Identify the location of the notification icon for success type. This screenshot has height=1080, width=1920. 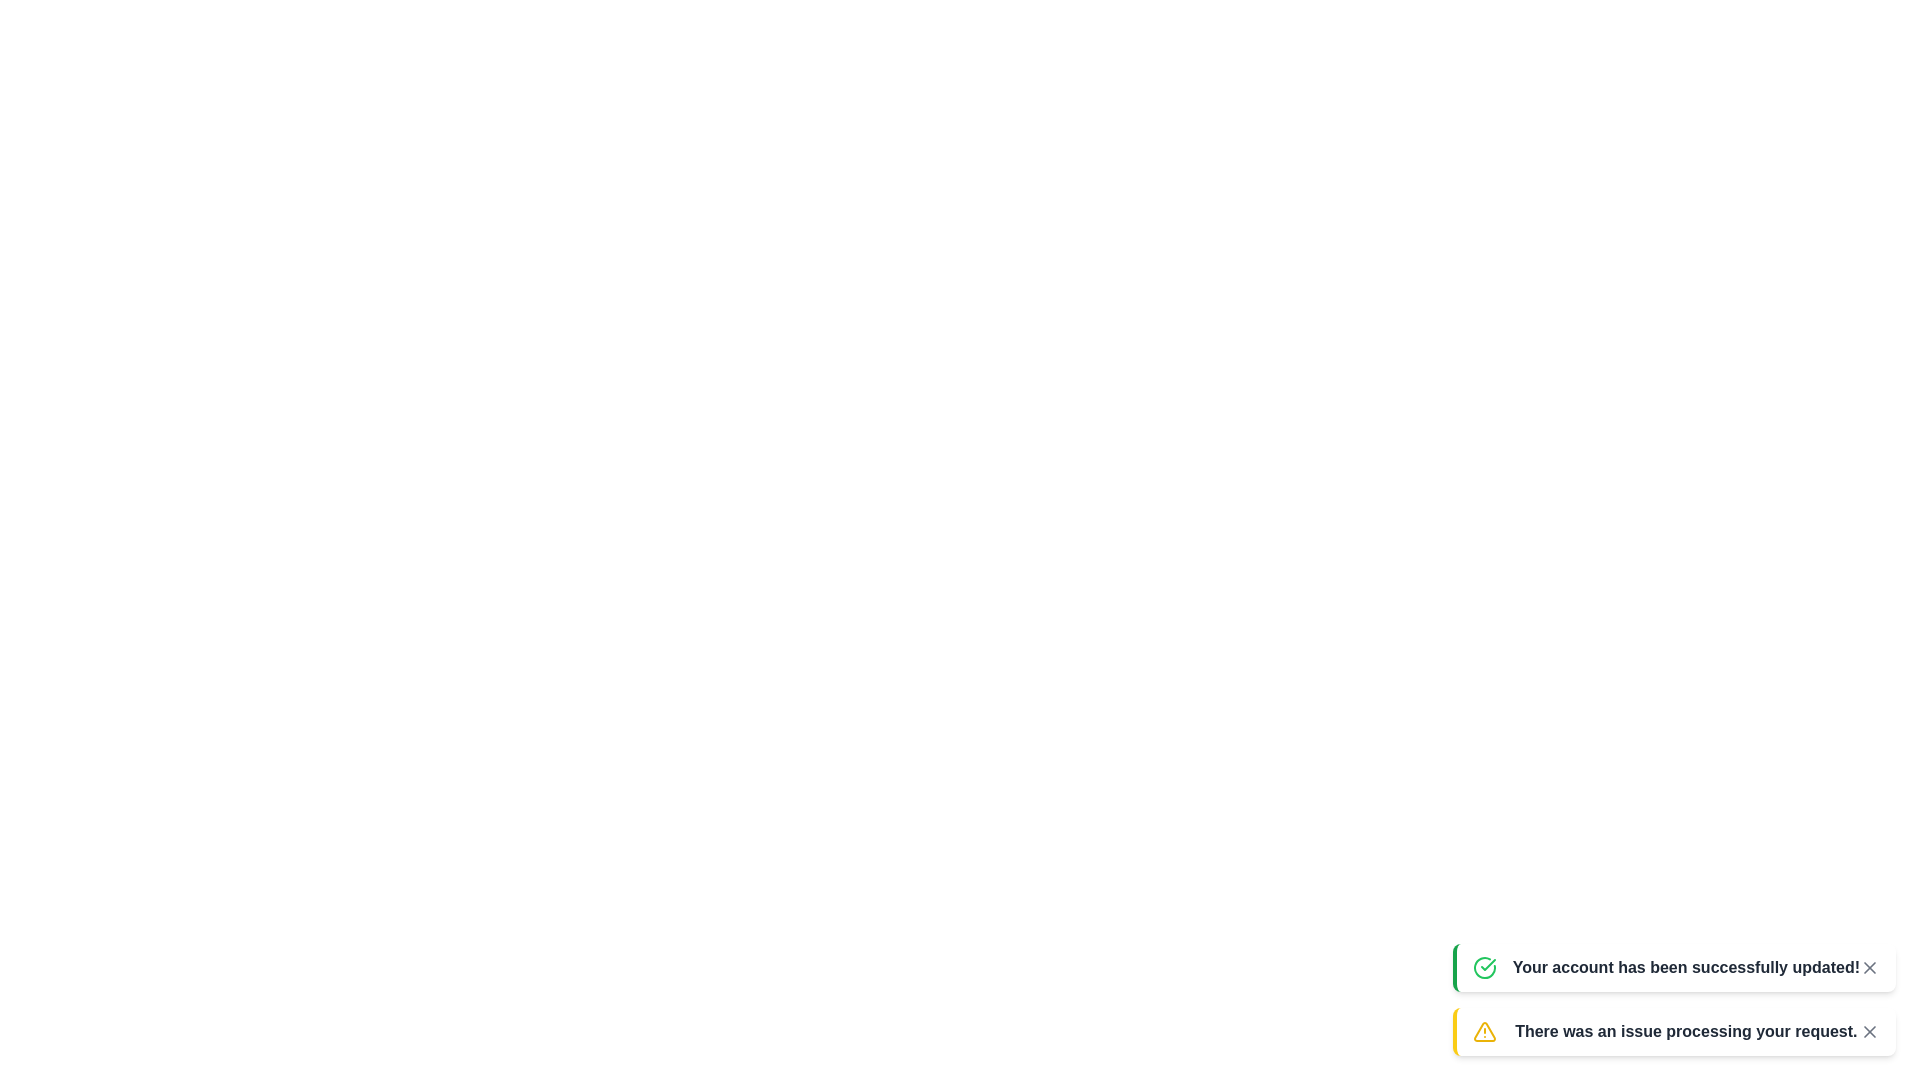
(1484, 967).